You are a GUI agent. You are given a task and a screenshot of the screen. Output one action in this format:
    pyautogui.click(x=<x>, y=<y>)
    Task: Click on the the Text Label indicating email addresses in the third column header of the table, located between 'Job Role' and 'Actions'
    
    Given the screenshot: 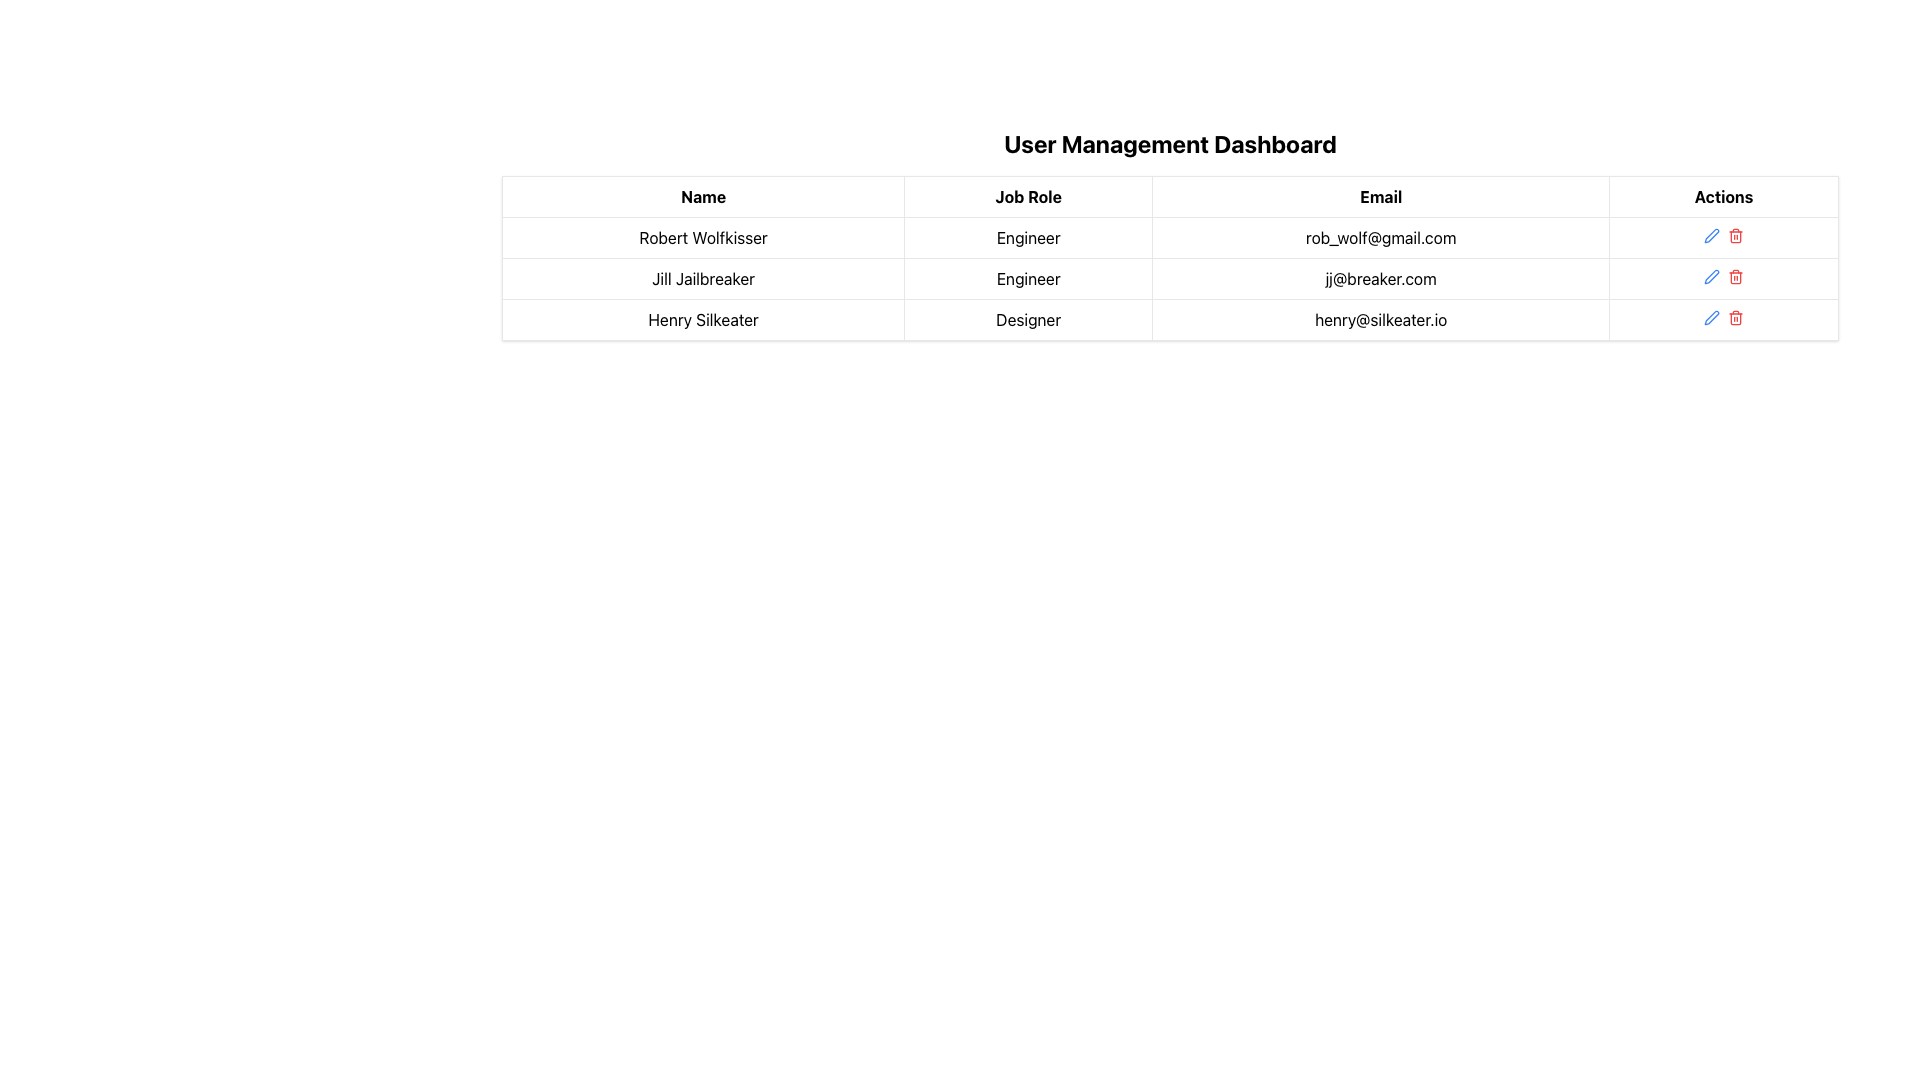 What is the action you would take?
    pyautogui.click(x=1380, y=196)
    